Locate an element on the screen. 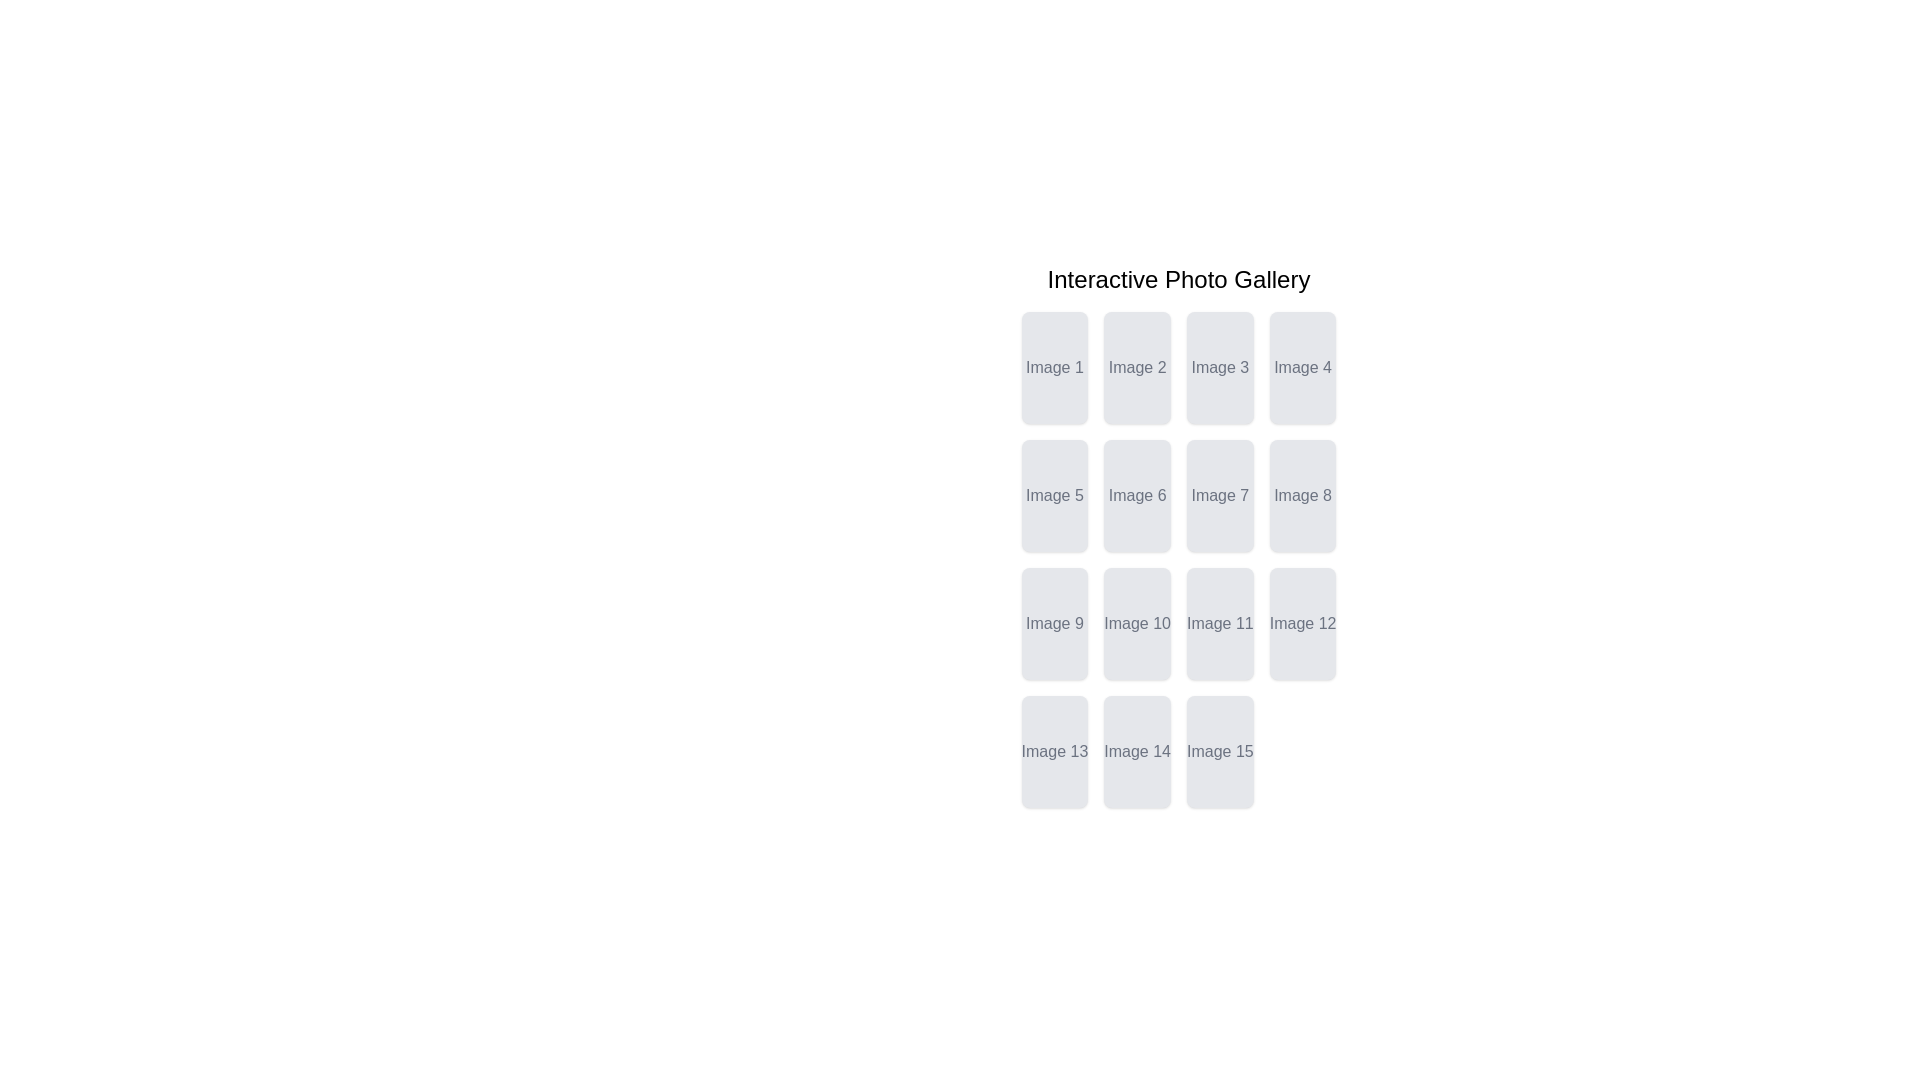 This screenshot has height=1080, width=1920. the card displaying 'Image 4', which is the 4th item in the first row of a grid layout is located at coordinates (1303, 367).